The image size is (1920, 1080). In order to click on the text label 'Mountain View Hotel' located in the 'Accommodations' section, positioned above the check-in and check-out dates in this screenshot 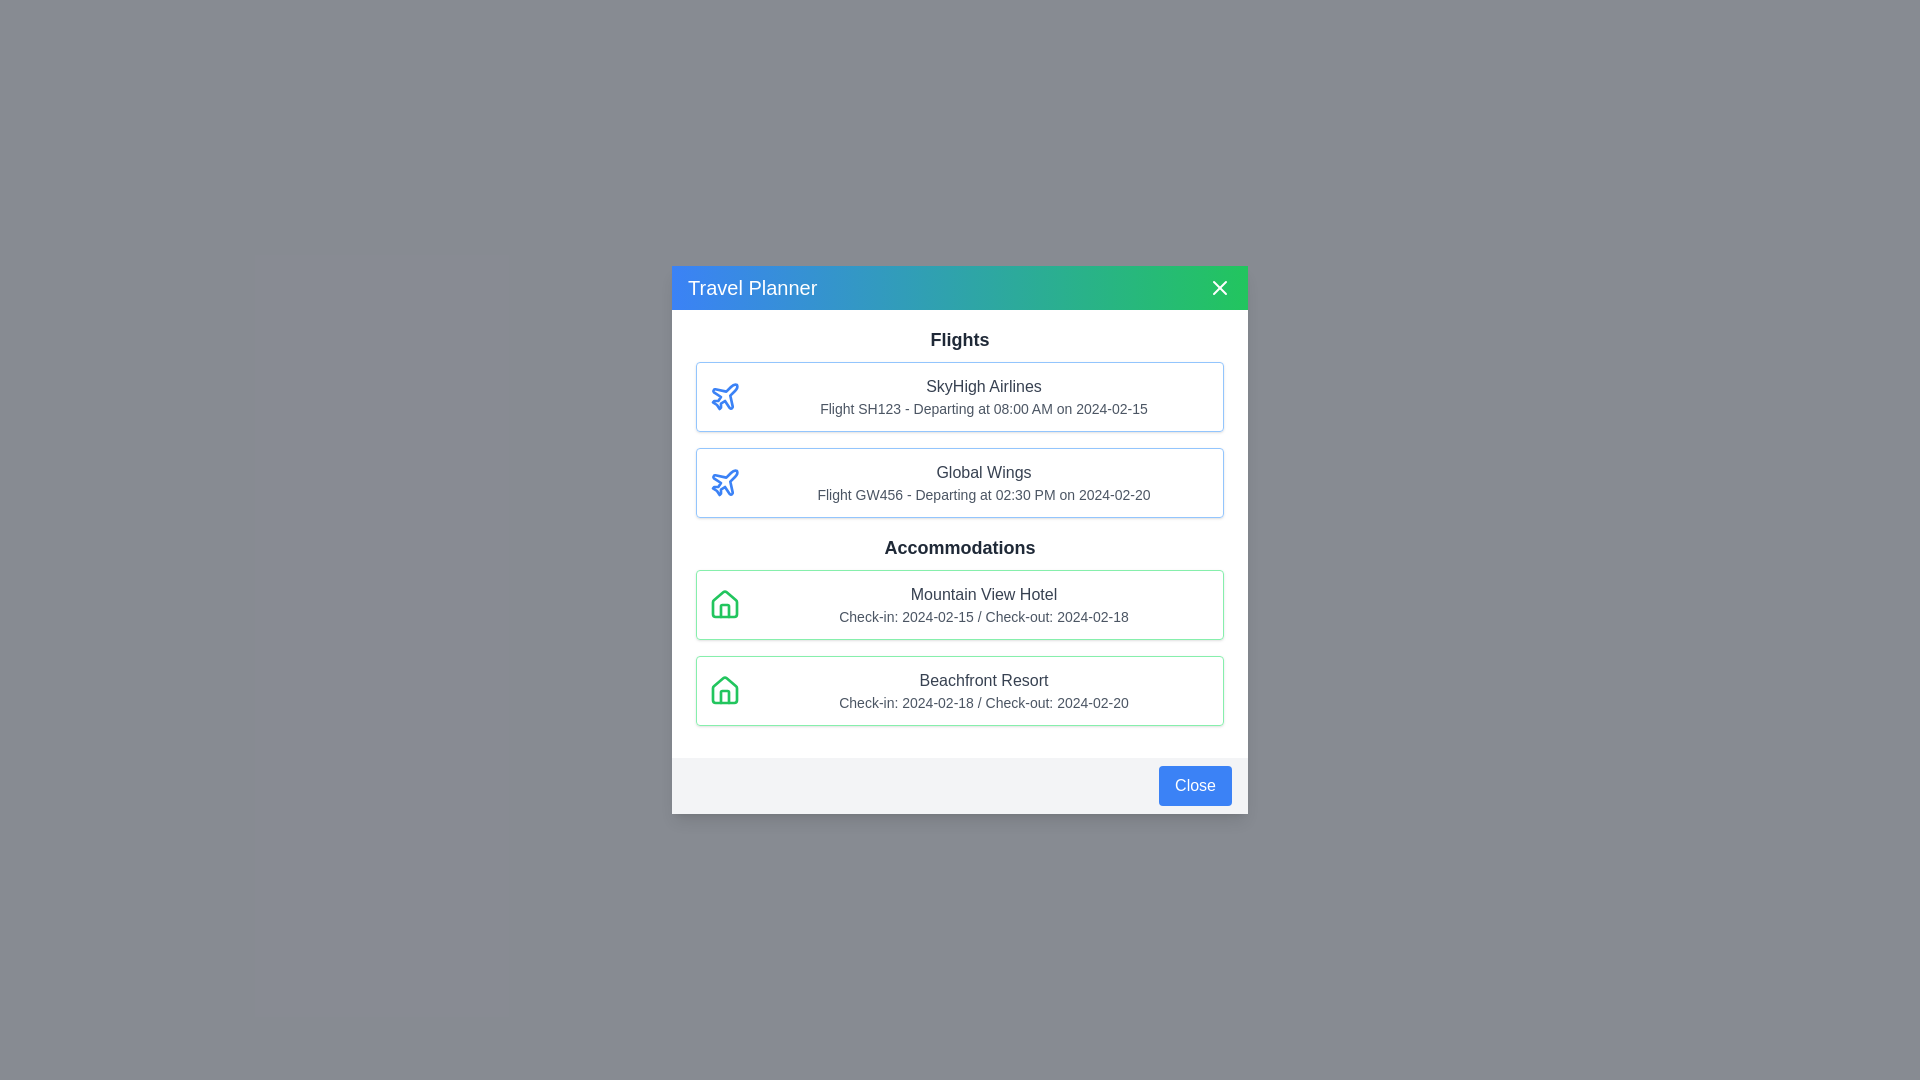, I will do `click(983, 593)`.